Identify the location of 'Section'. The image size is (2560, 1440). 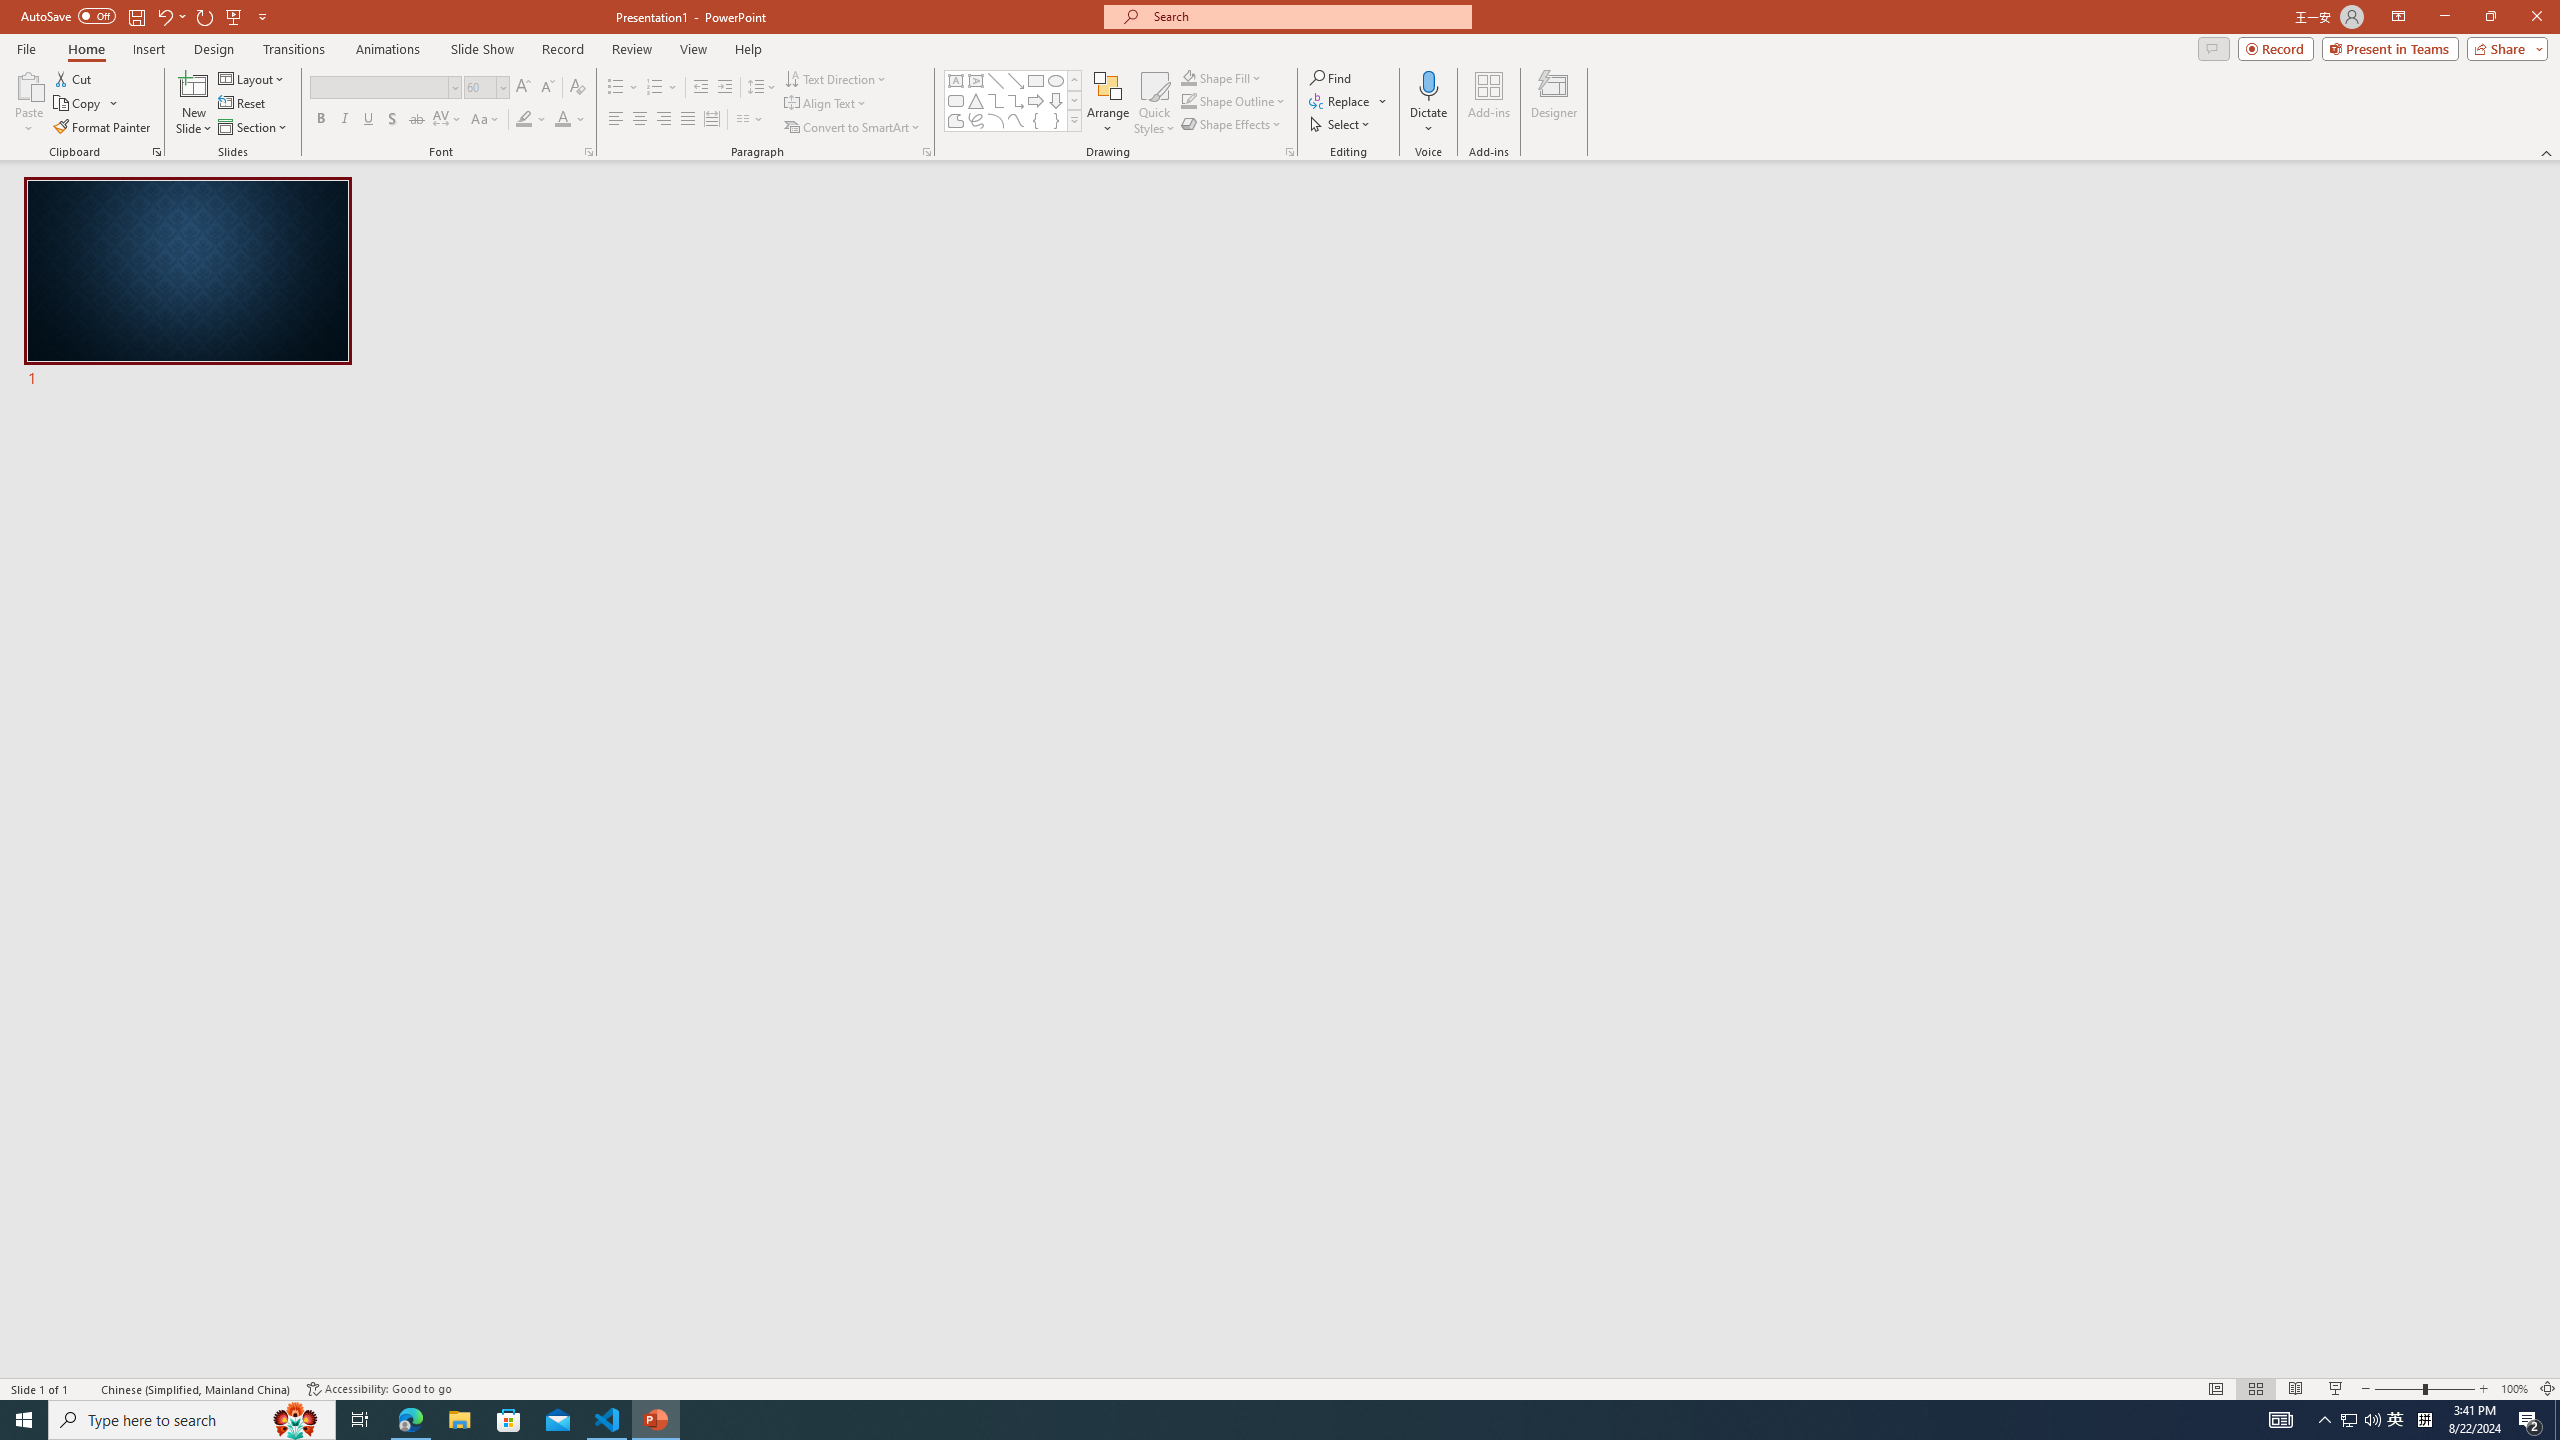
(253, 127).